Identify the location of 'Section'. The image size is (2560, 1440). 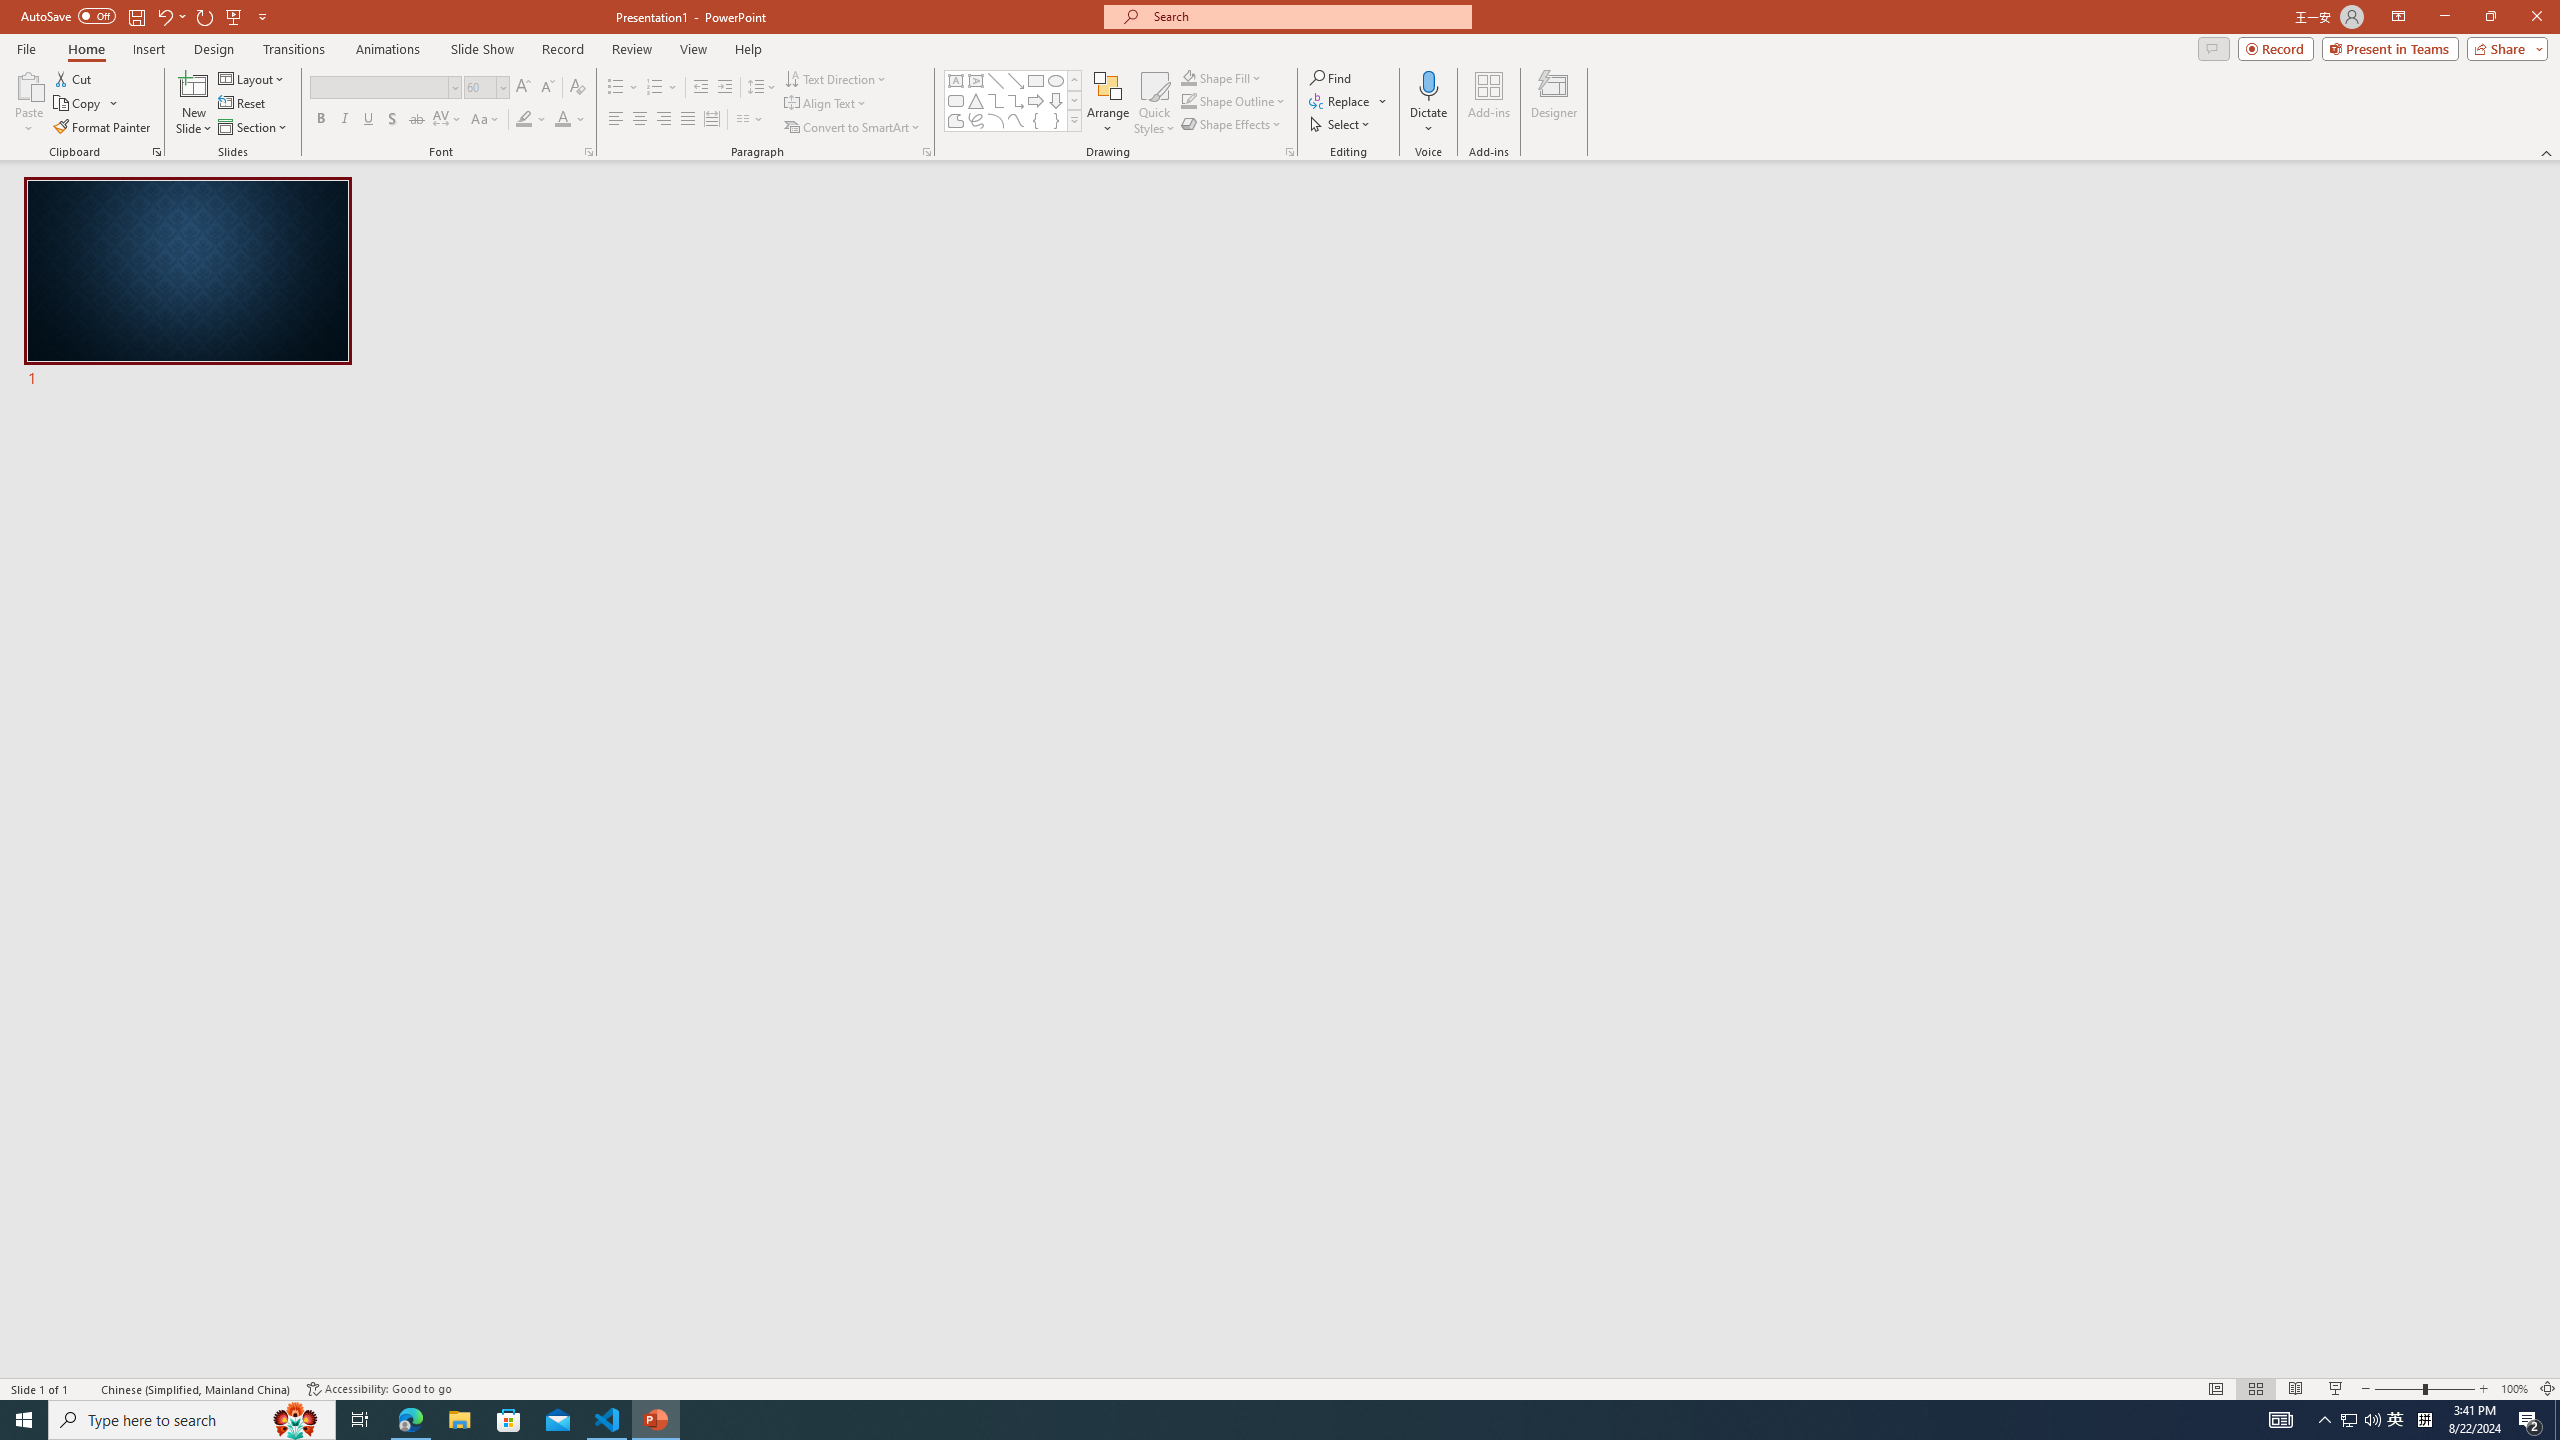
(253, 127).